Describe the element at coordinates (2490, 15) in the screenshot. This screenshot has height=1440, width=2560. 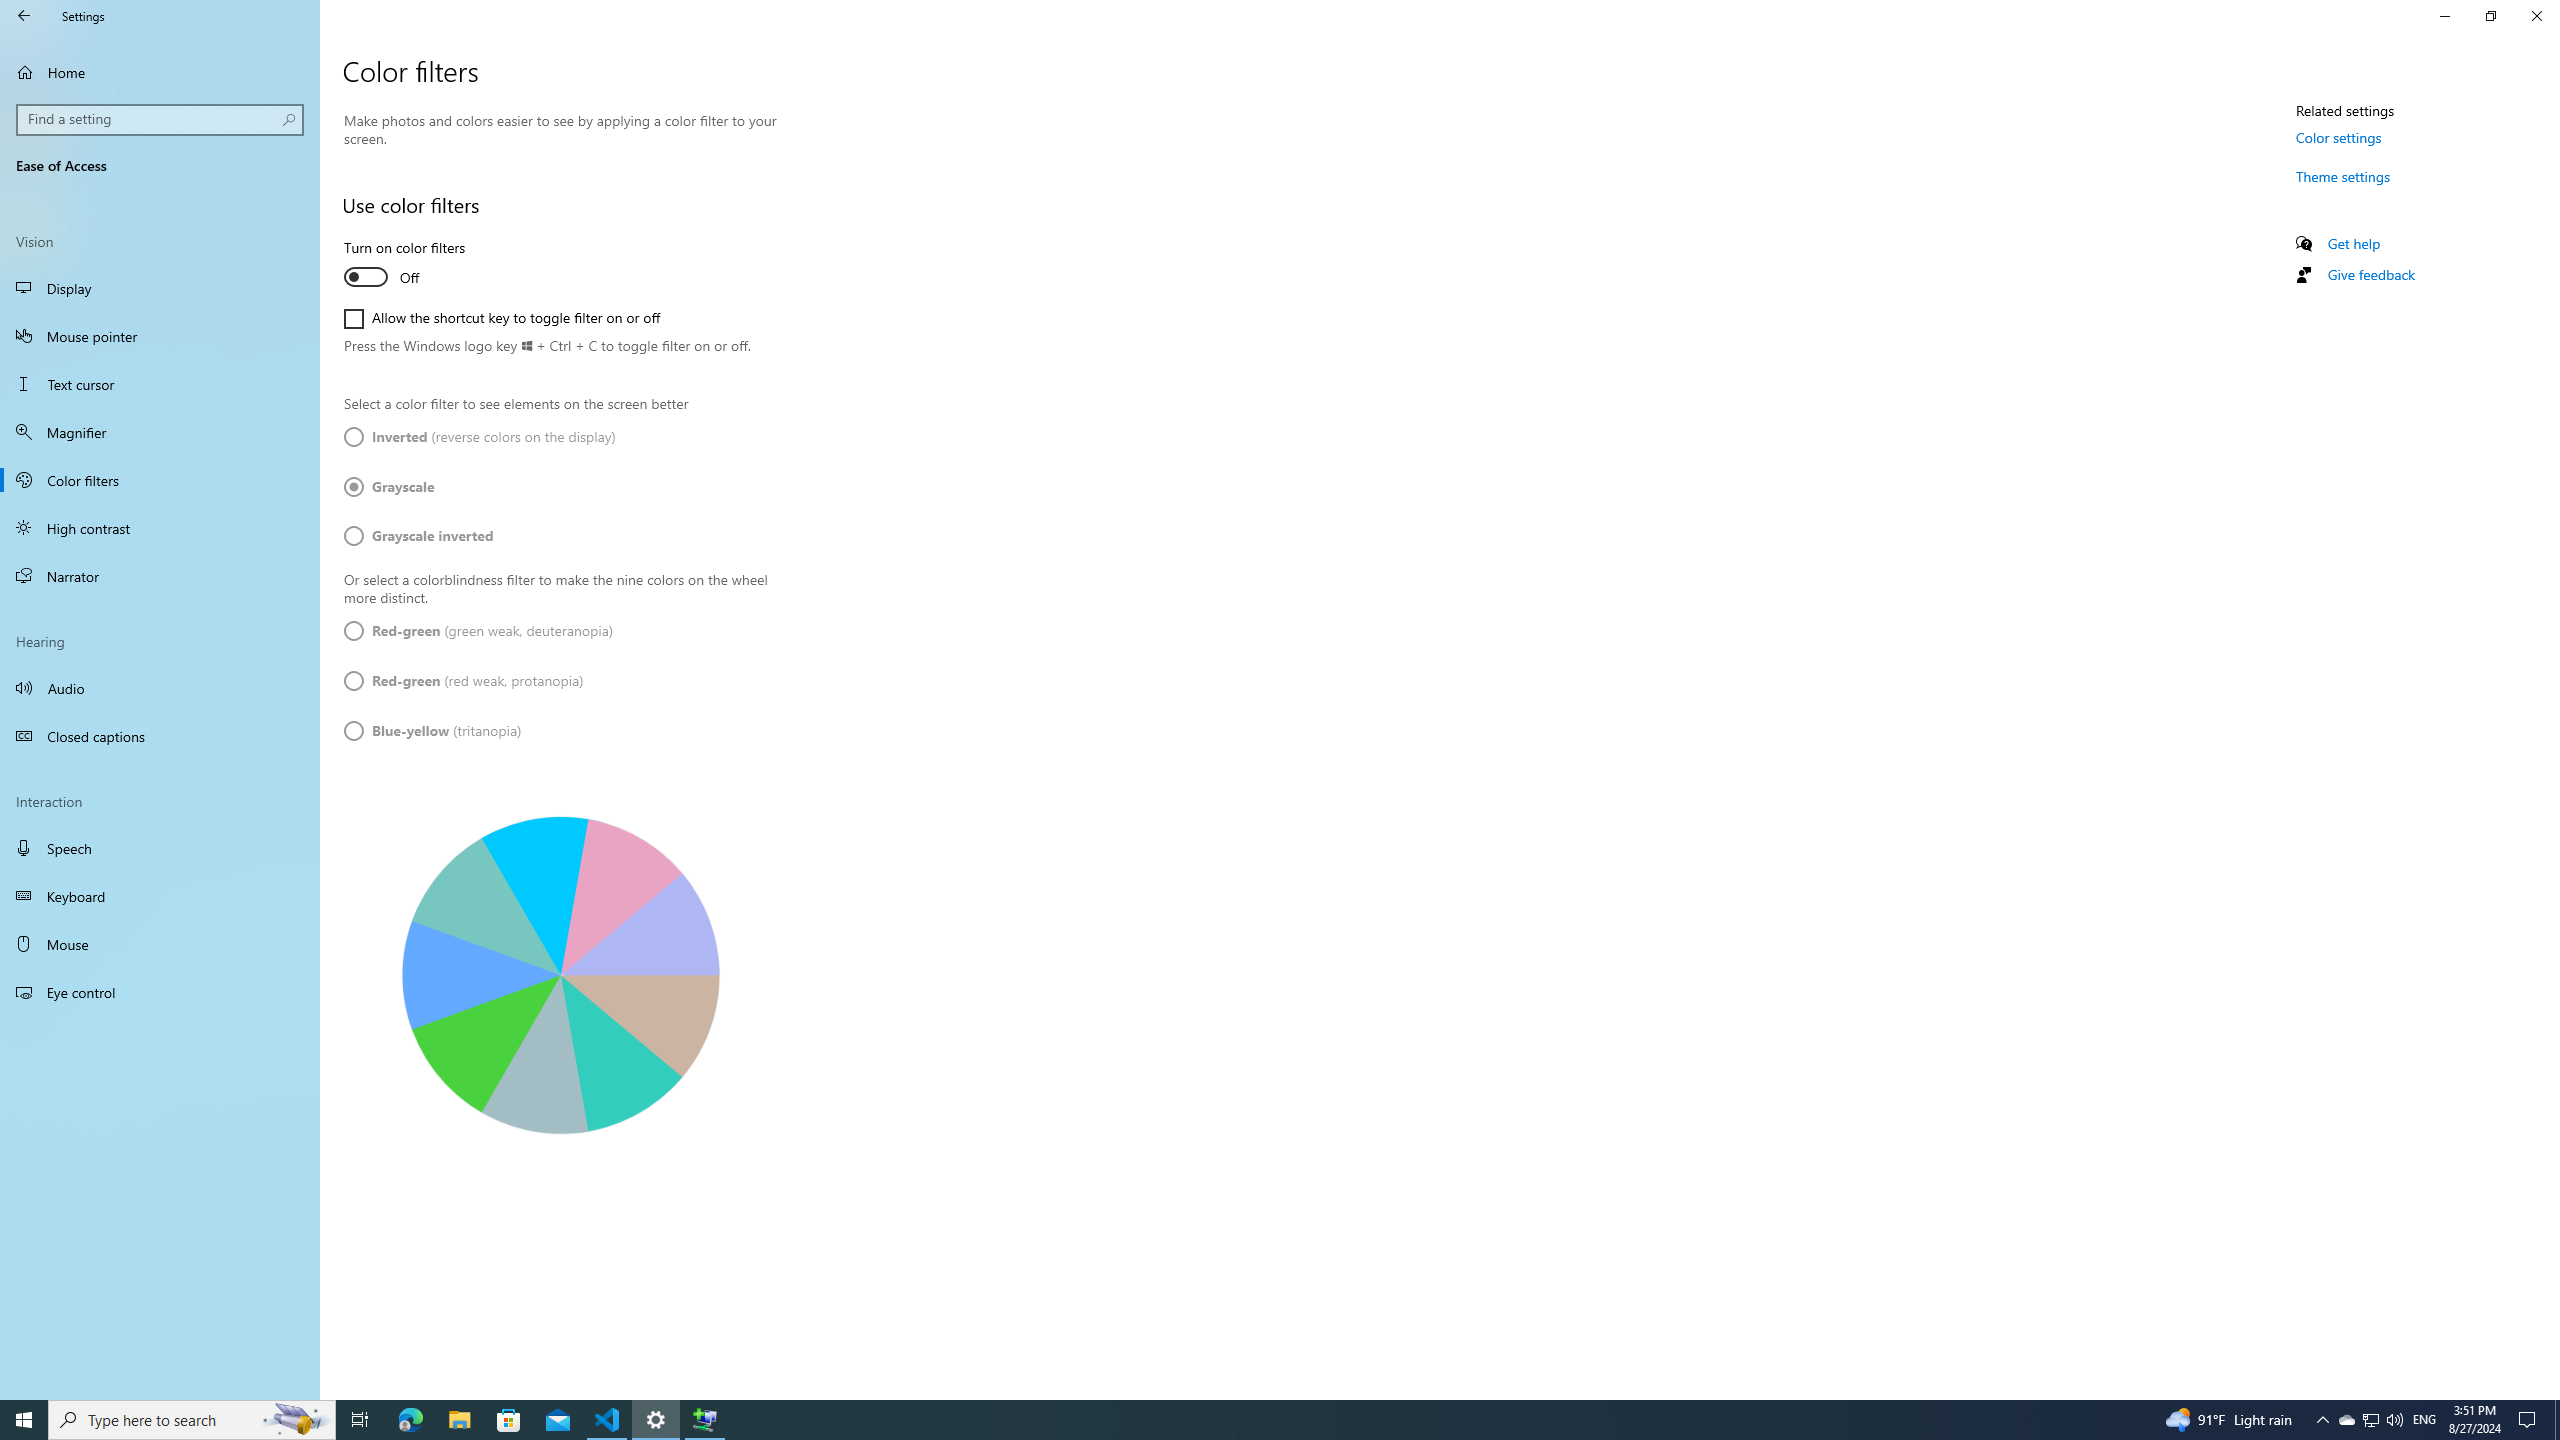
I see `'Restore Settings'` at that location.